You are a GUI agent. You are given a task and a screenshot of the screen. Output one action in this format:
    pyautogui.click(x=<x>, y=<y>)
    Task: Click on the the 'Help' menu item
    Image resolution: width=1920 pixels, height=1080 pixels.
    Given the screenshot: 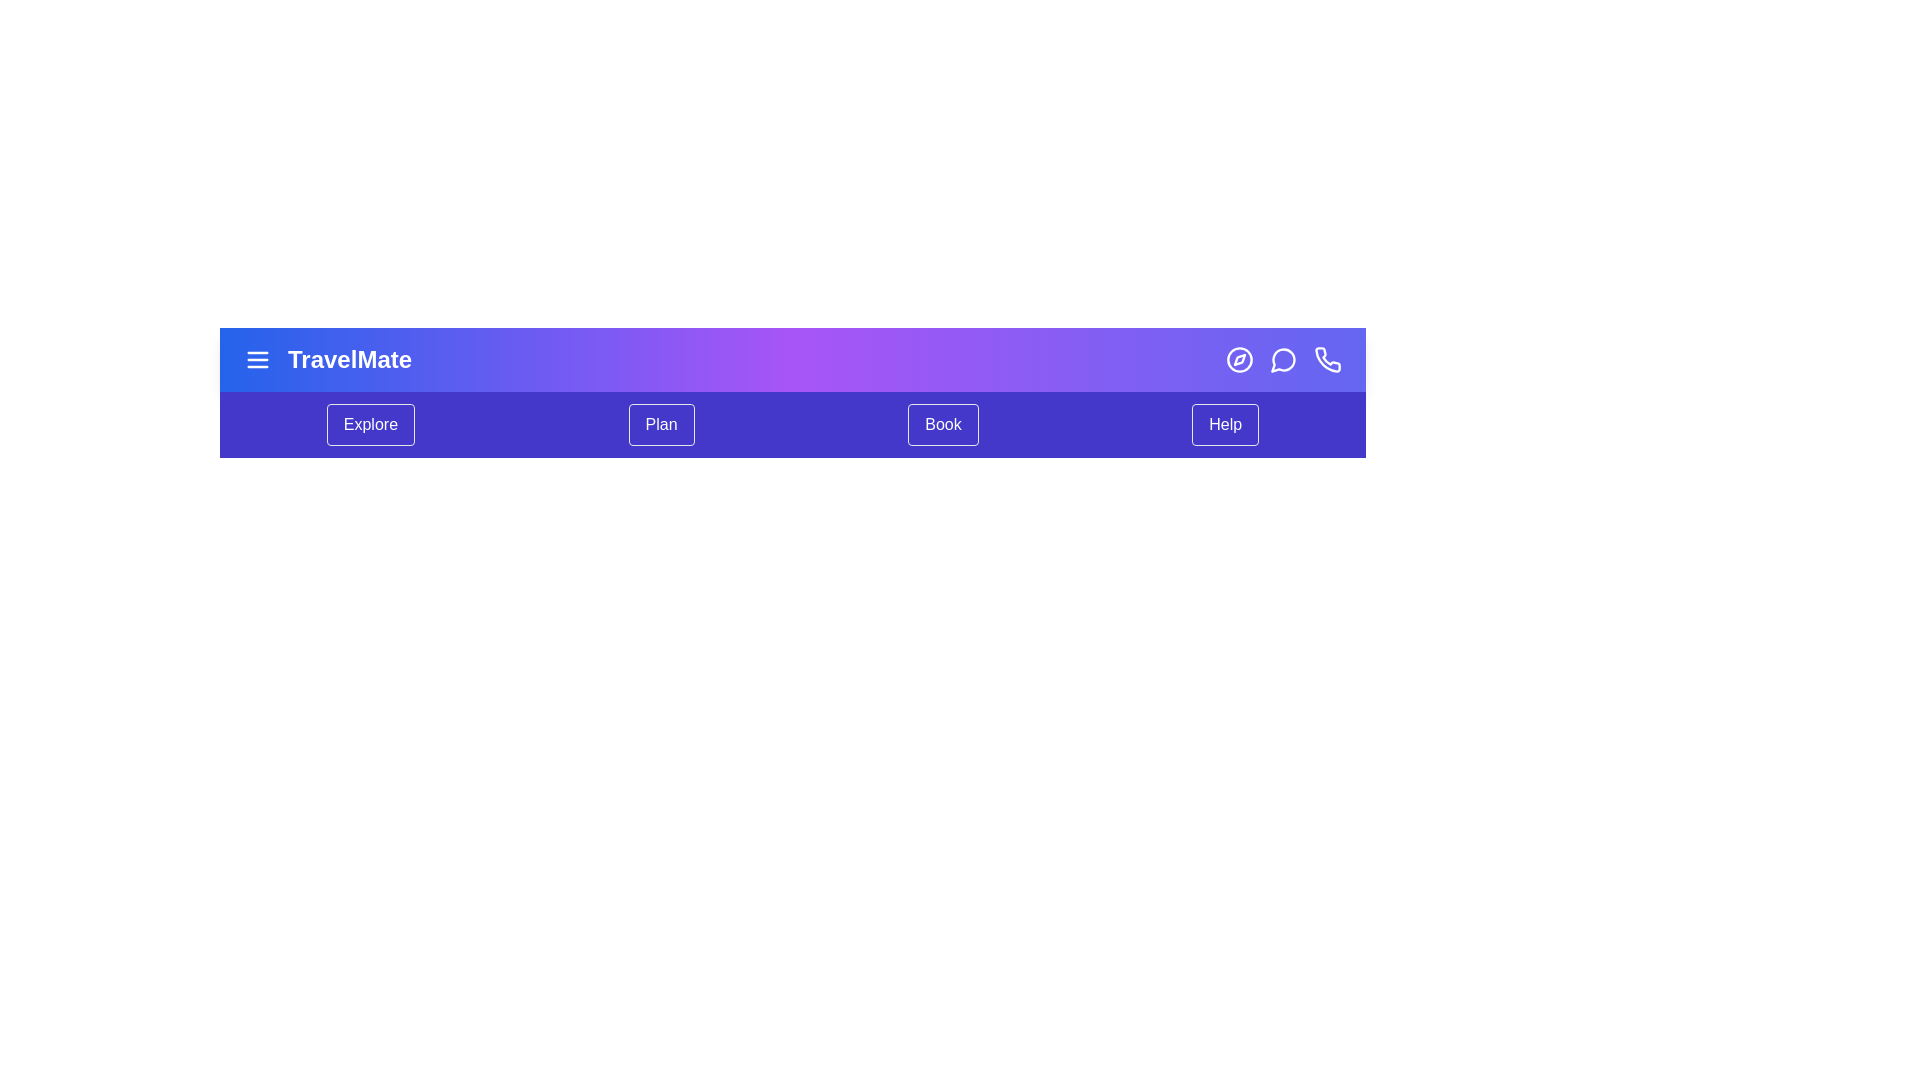 What is the action you would take?
    pyautogui.click(x=1224, y=423)
    